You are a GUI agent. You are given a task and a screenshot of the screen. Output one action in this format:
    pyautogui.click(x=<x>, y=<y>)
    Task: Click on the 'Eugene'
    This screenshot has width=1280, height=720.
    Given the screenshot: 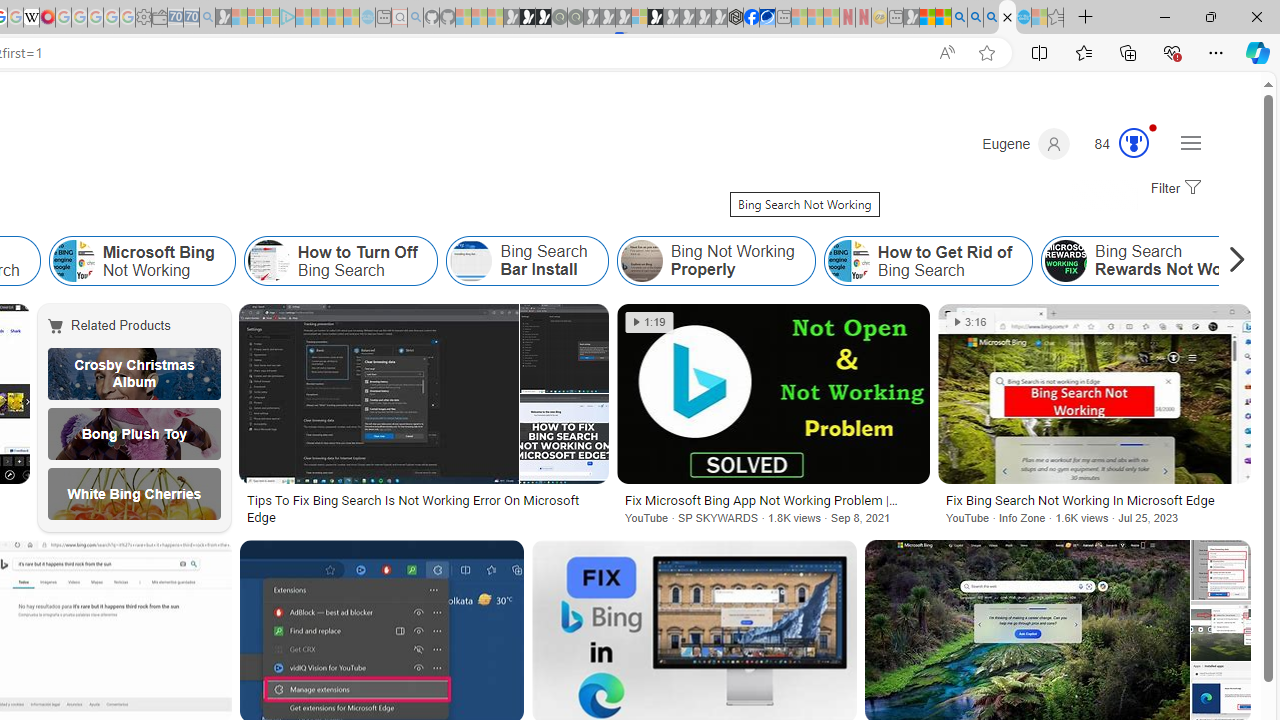 What is the action you would take?
    pyautogui.click(x=1026, y=143)
    